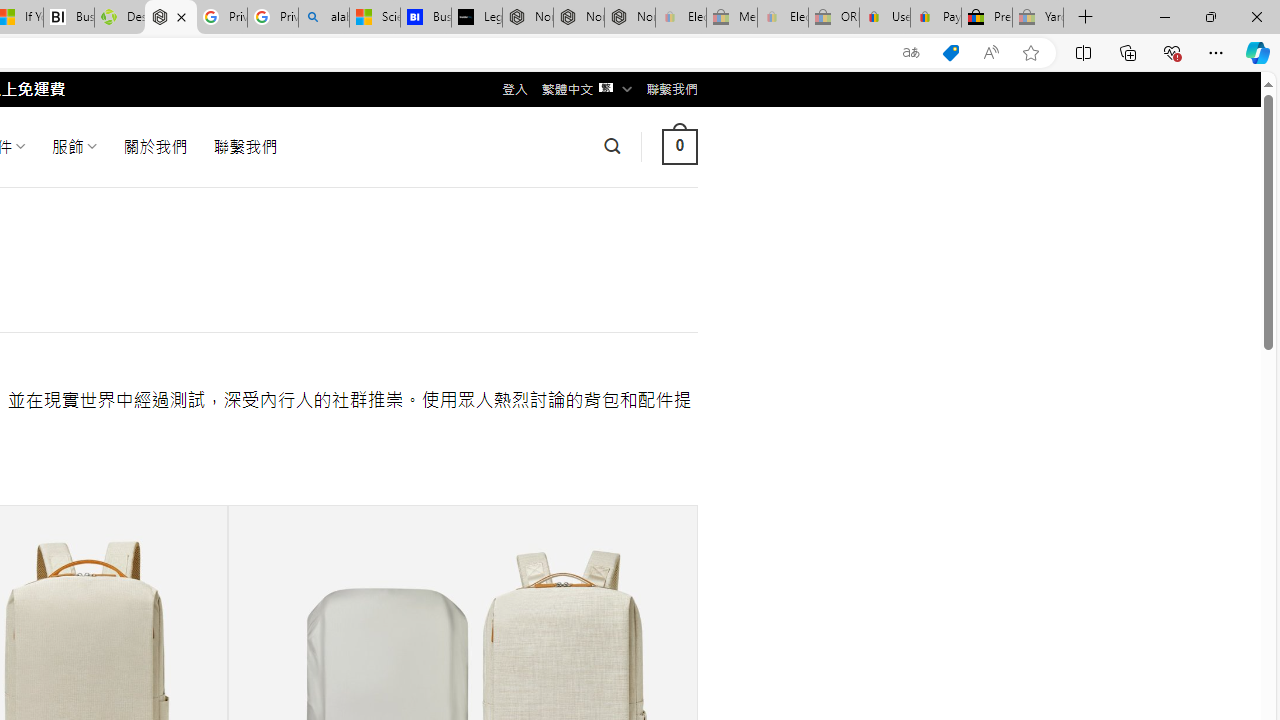  Describe the element at coordinates (181, 17) in the screenshot. I see `'Close tab'` at that location.